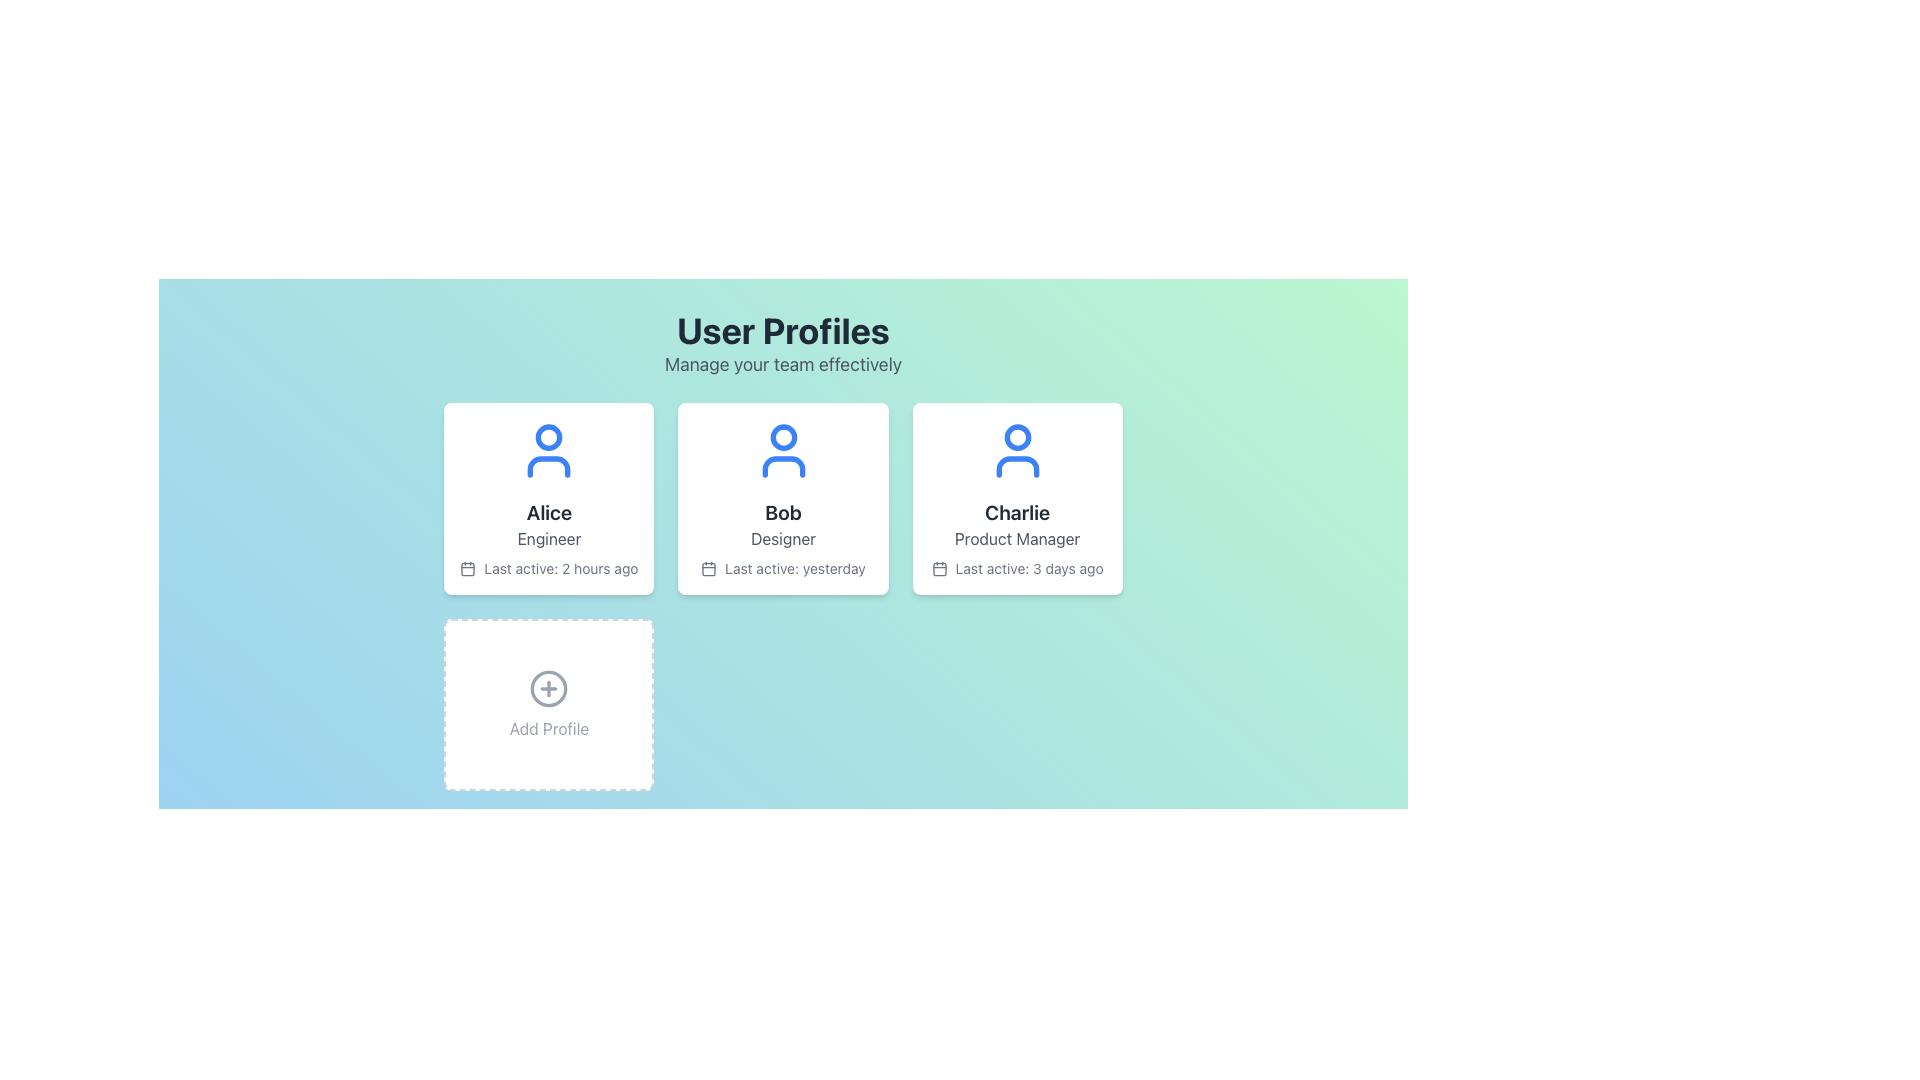 This screenshot has width=1920, height=1080. What do you see at coordinates (782, 343) in the screenshot?
I see `the centered text block displaying 'User Profiles' and 'Manage your team effectively.'` at bounding box center [782, 343].